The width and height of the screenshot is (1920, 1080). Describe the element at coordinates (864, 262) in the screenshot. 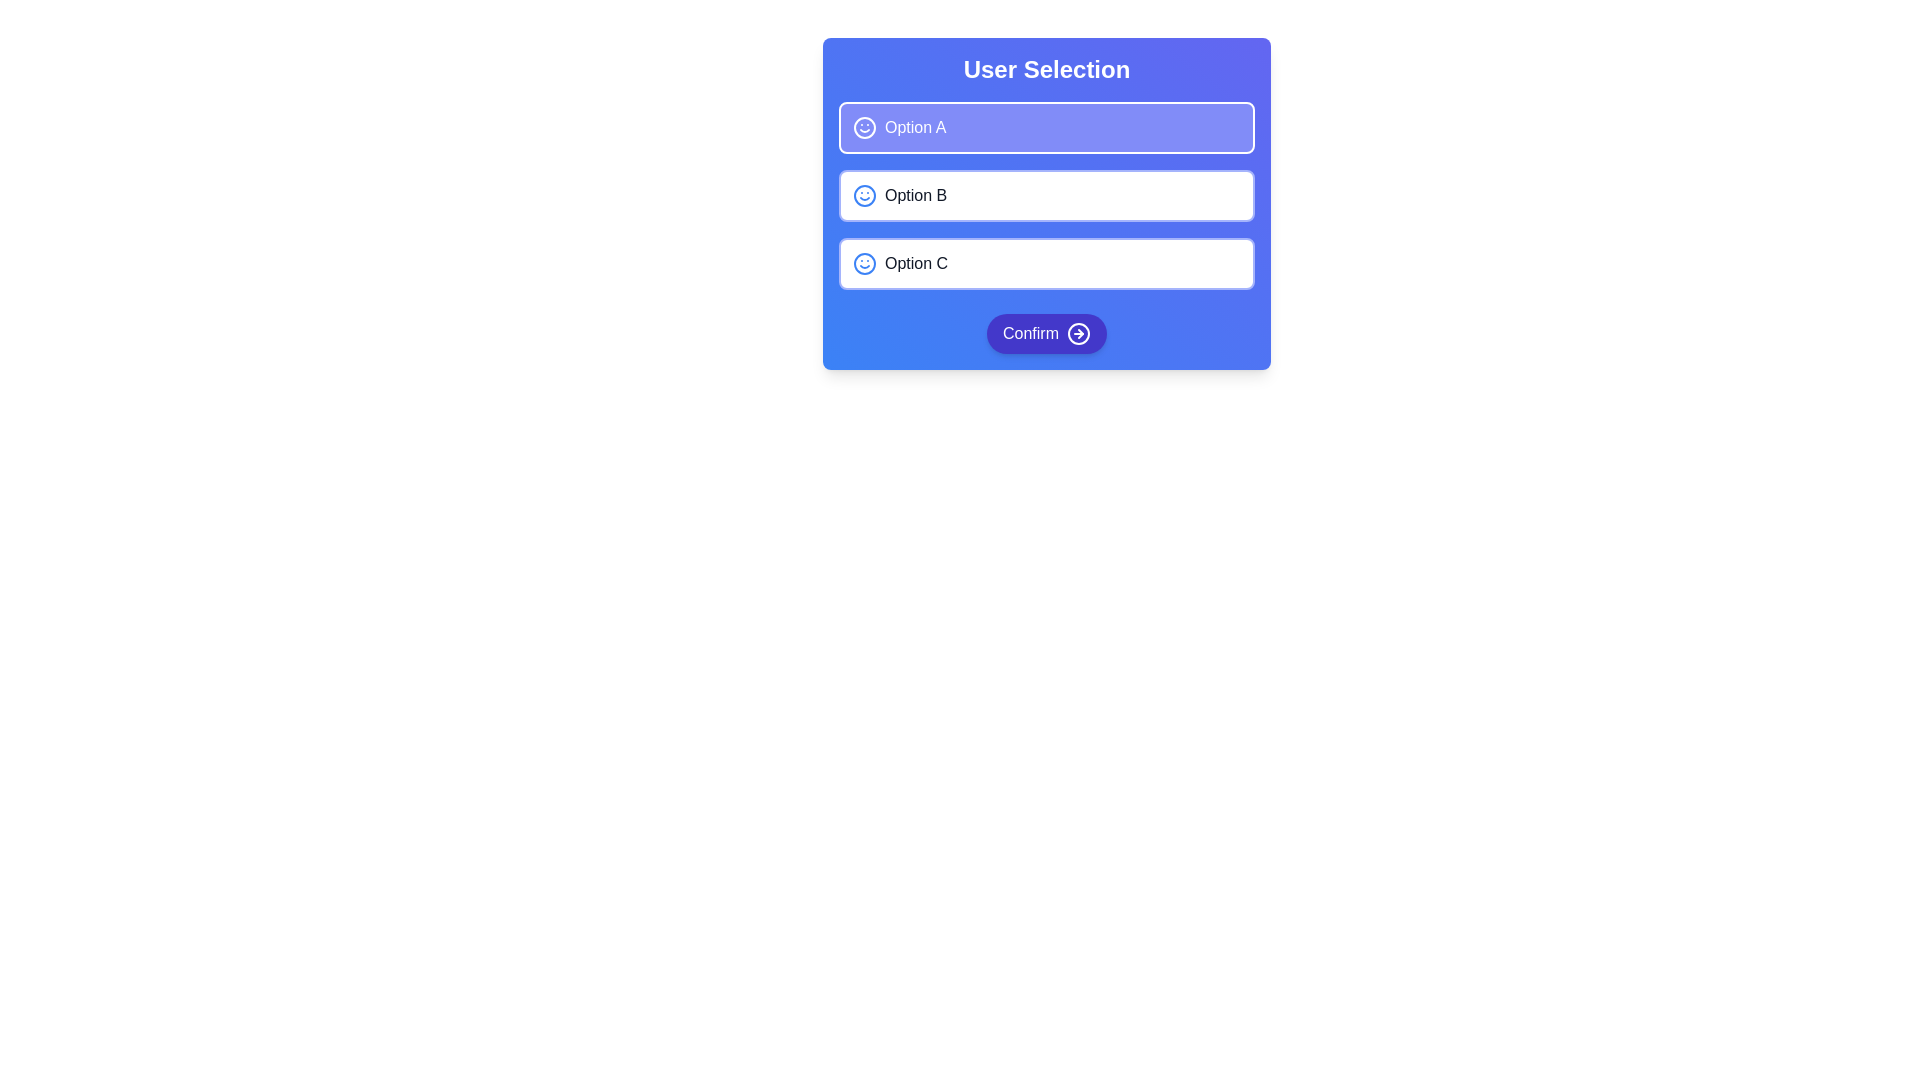

I see `the decorative Smiley icon representing 'Option C', located to the left of the text label 'Option C' within the 'User Selection' box` at that location.